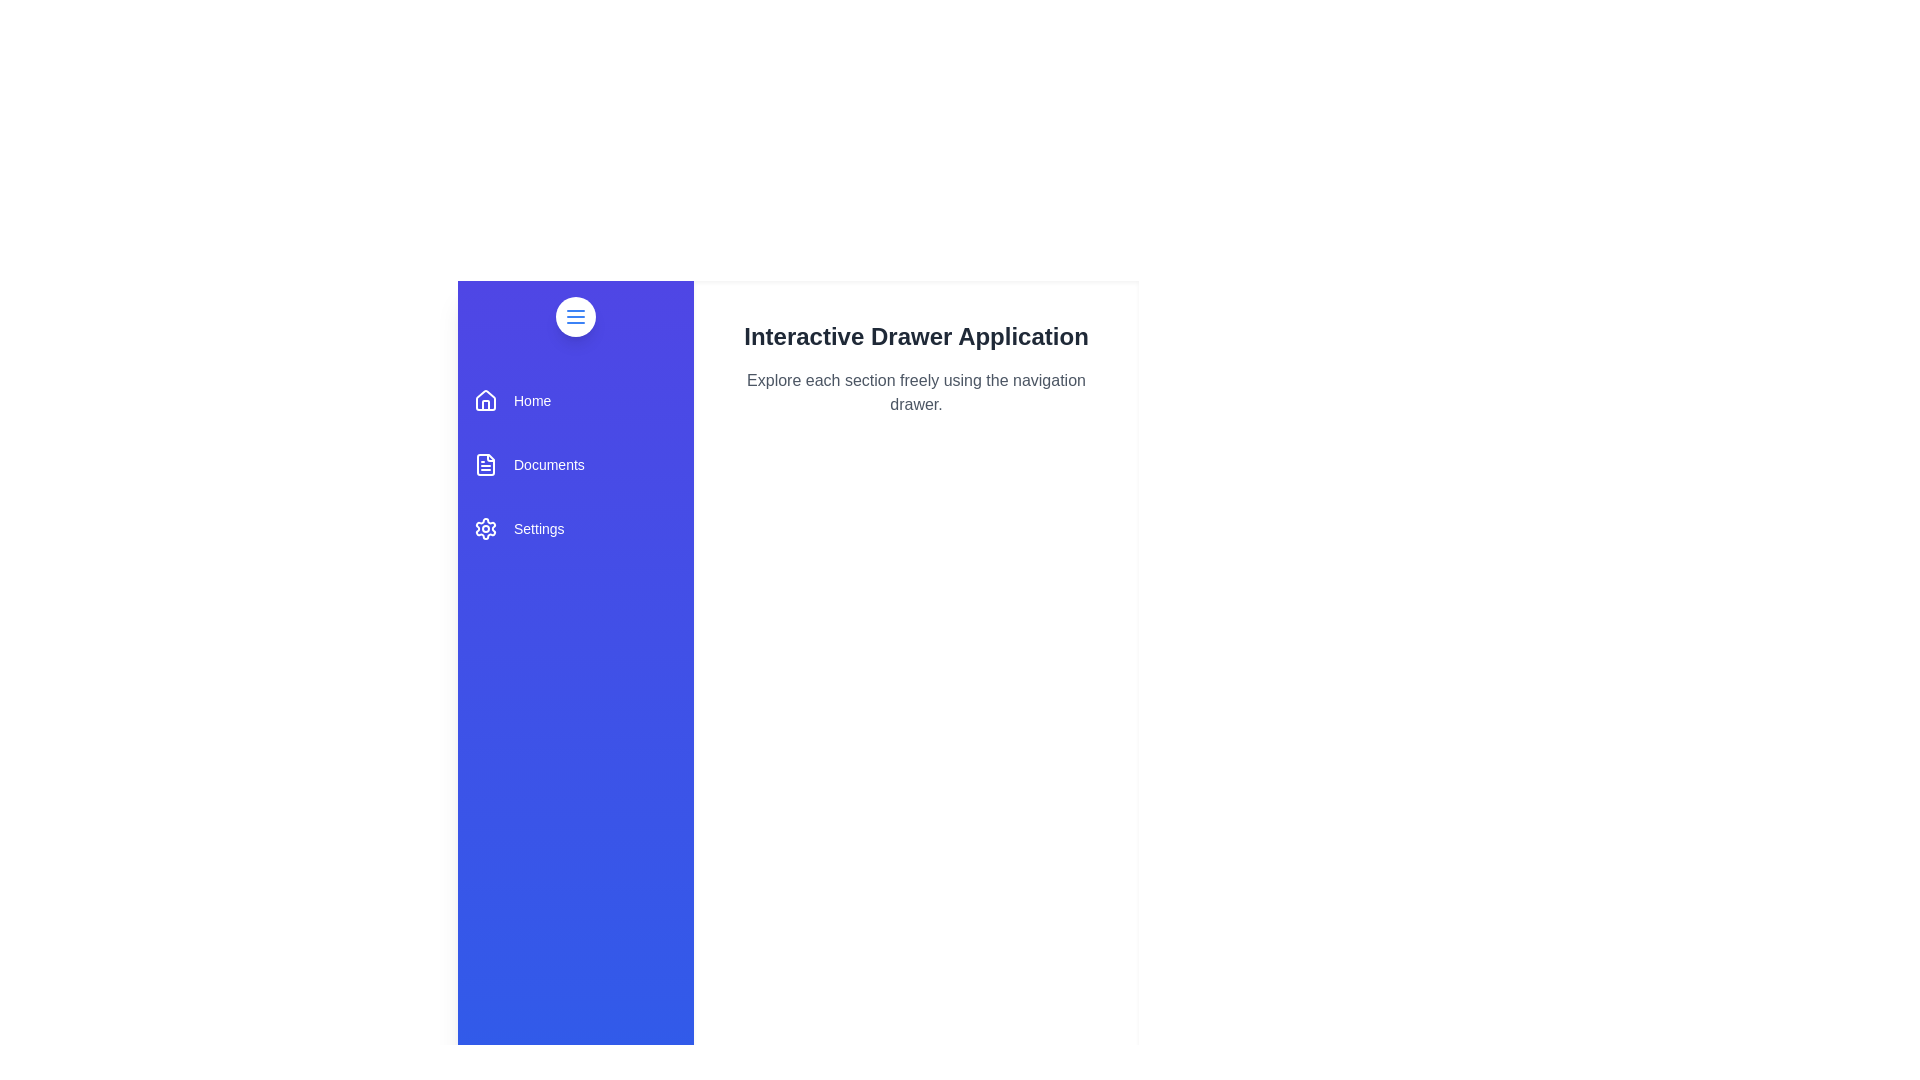 This screenshot has width=1920, height=1080. Describe the element at coordinates (575, 527) in the screenshot. I see `the 'Settings' section in the drawer` at that location.